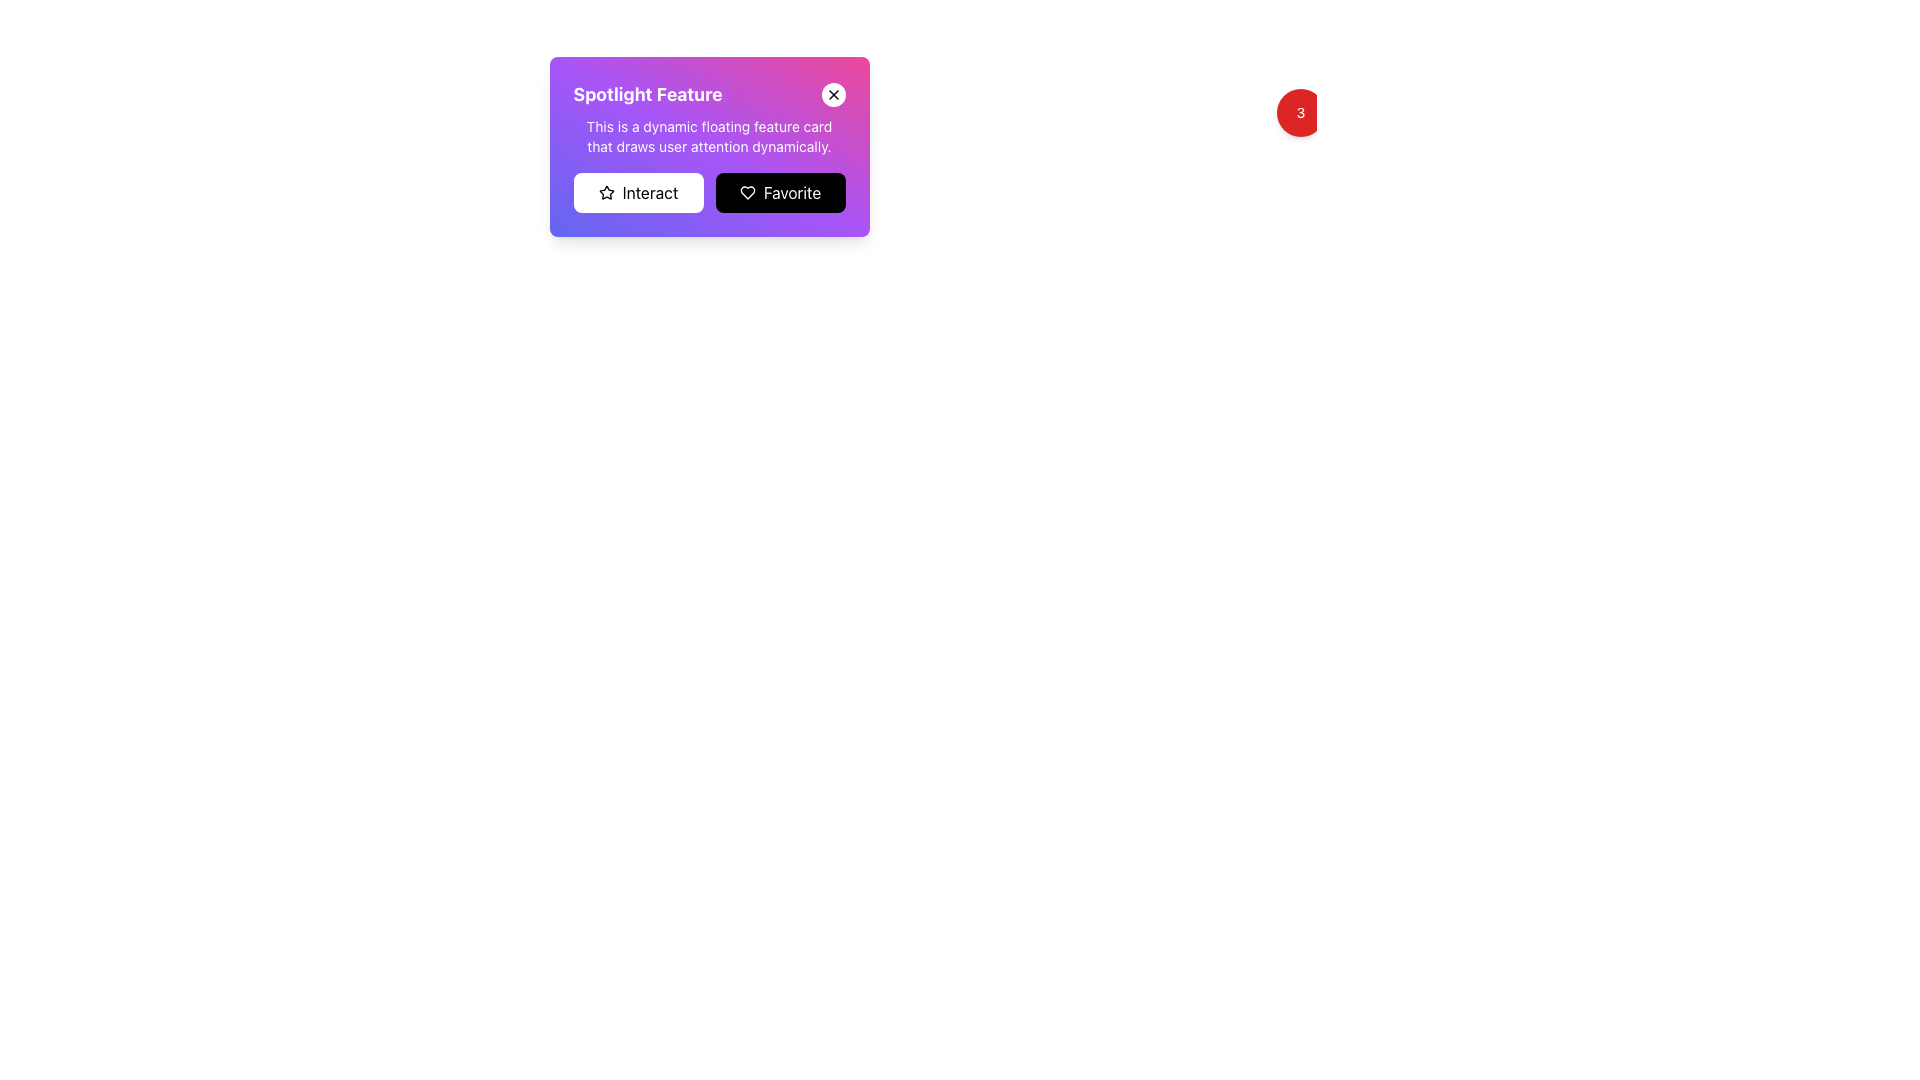 Image resolution: width=1920 pixels, height=1080 pixels. I want to click on the close button located in the top-right corner of the 'Spotlight Feature' card to change its style, so click(833, 95).